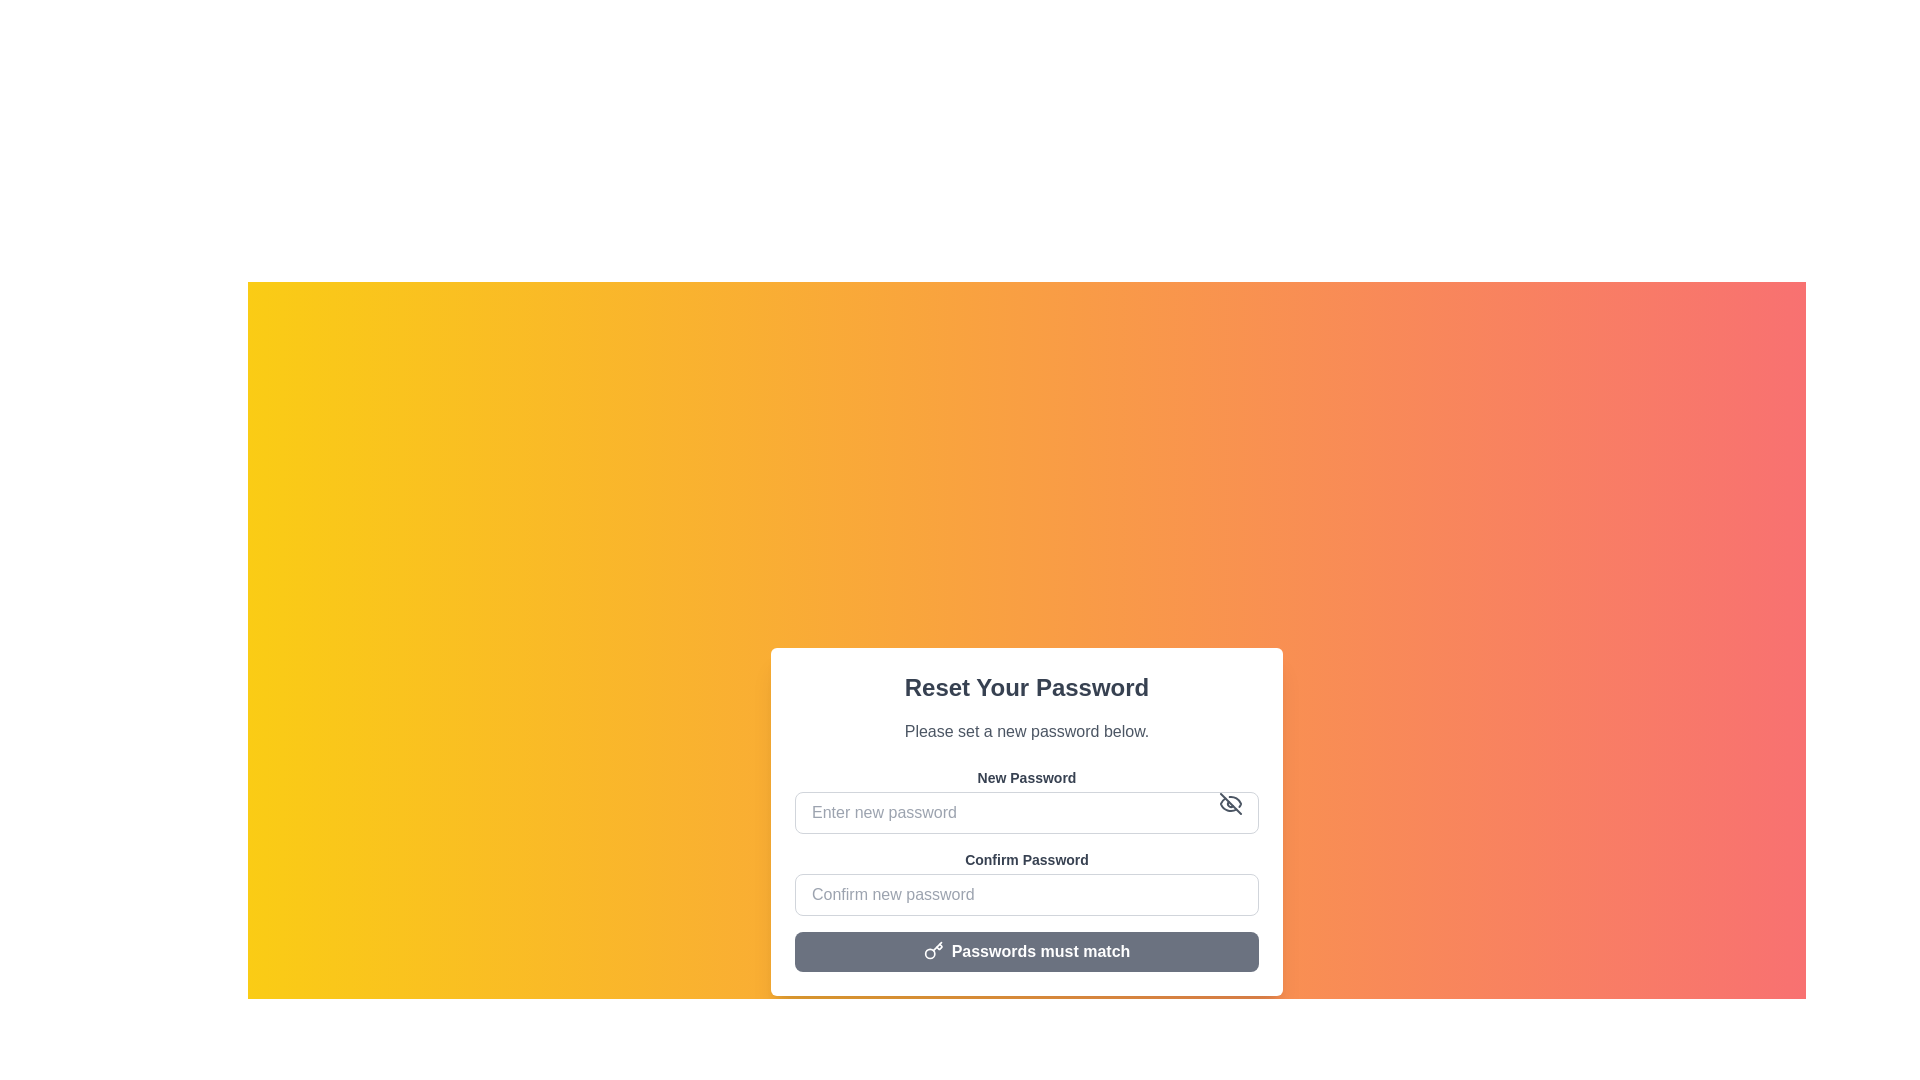  What do you see at coordinates (928, 953) in the screenshot?
I see `the small circular segment on the left side of the key icon in the password-reset interface` at bounding box center [928, 953].